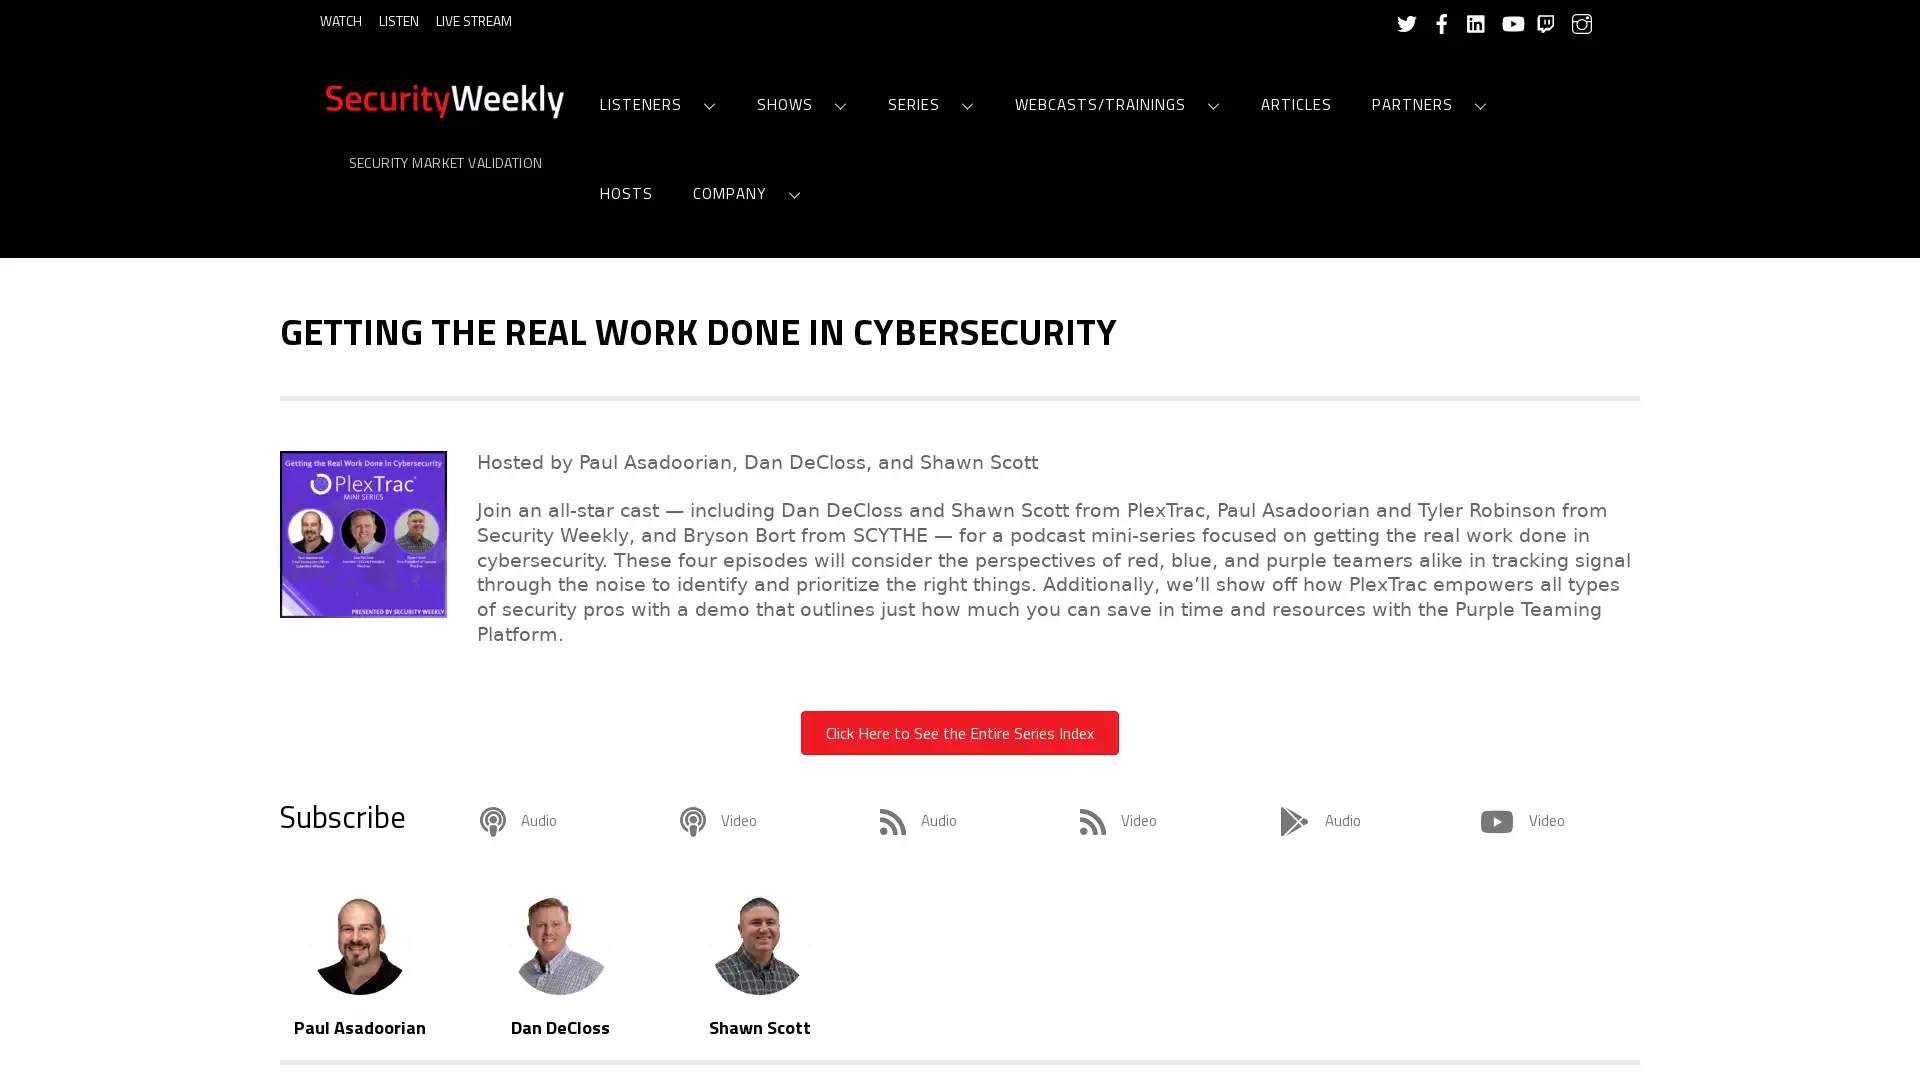 The width and height of the screenshot is (1920, 1080). What do you see at coordinates (960, 732) in the screenshot?
I see `Click Here to See the Entire Series Index` at bounding box center [960, 732].